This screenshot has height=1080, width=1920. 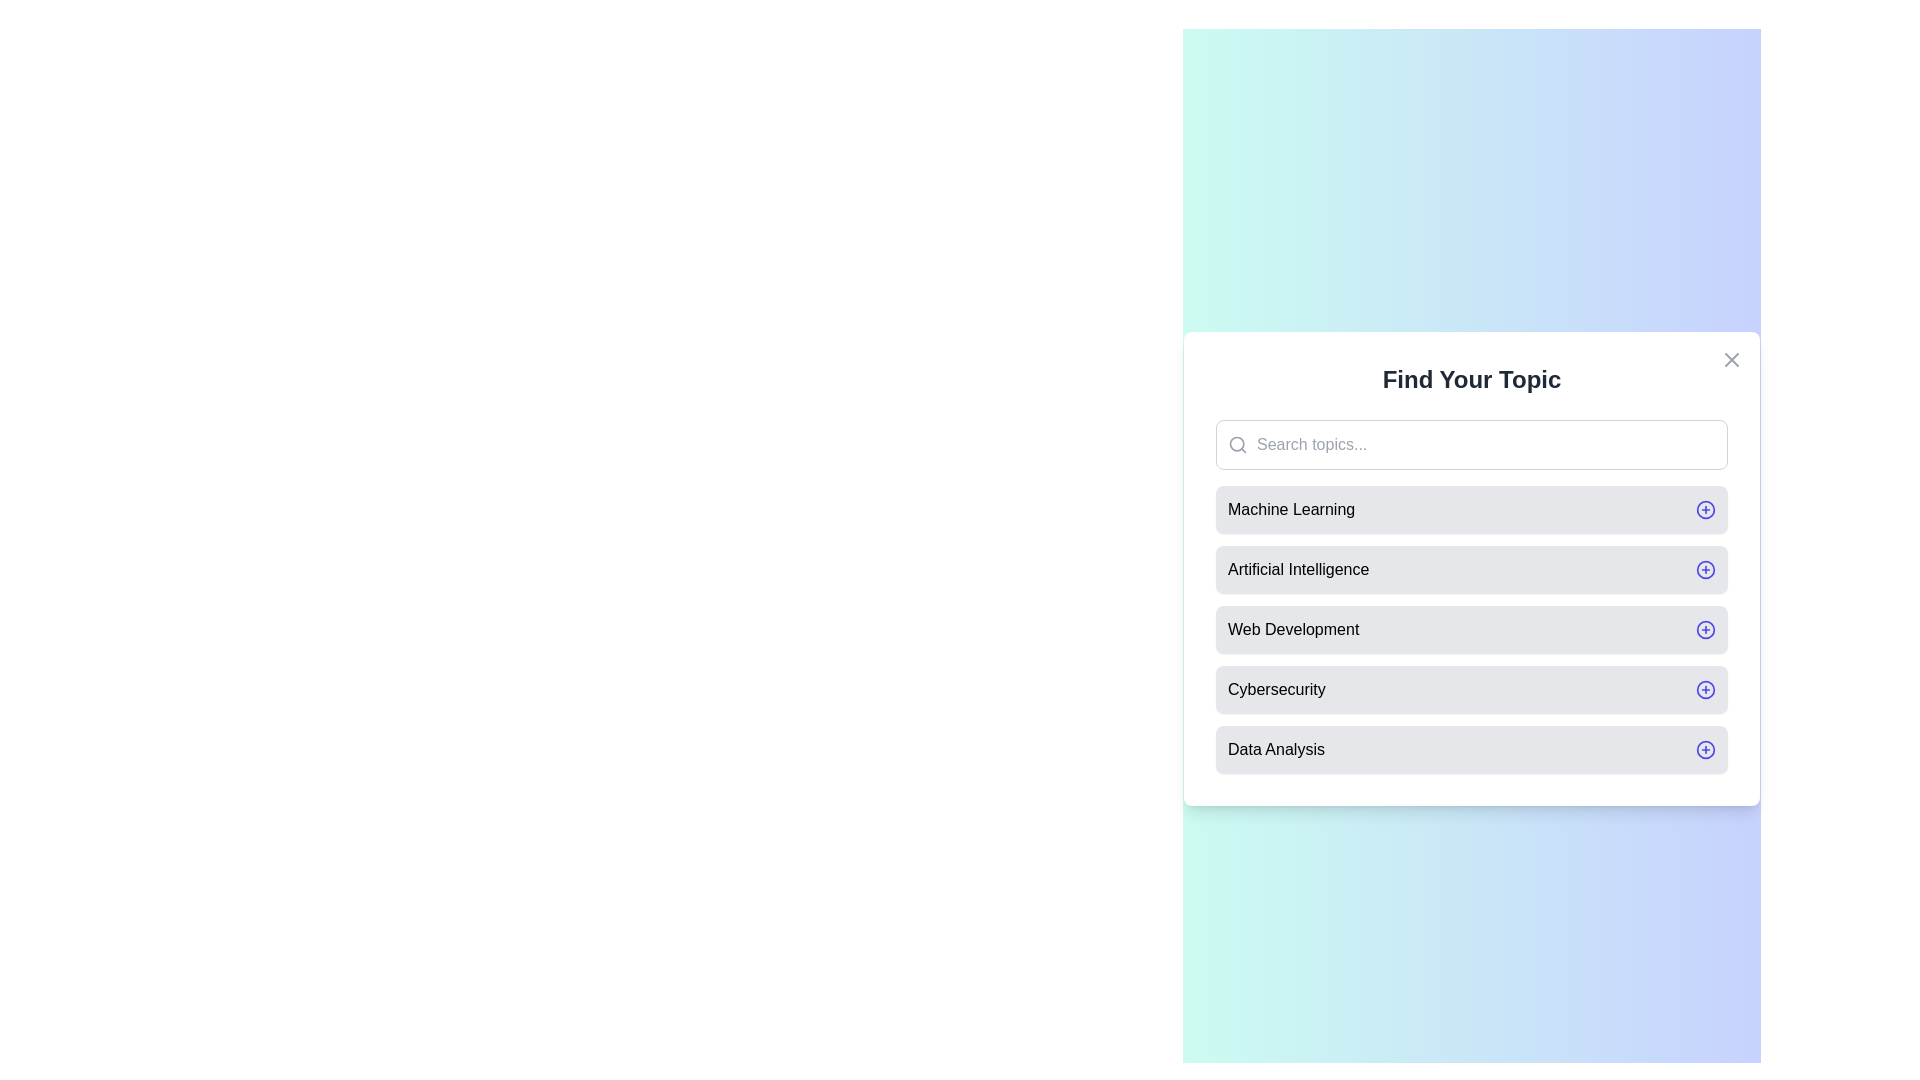 What do you see at coordinates (1704, 689) in the screenshot?
I see `the plus icon next to Cybersecurity` at bounding box center [1704, 689].